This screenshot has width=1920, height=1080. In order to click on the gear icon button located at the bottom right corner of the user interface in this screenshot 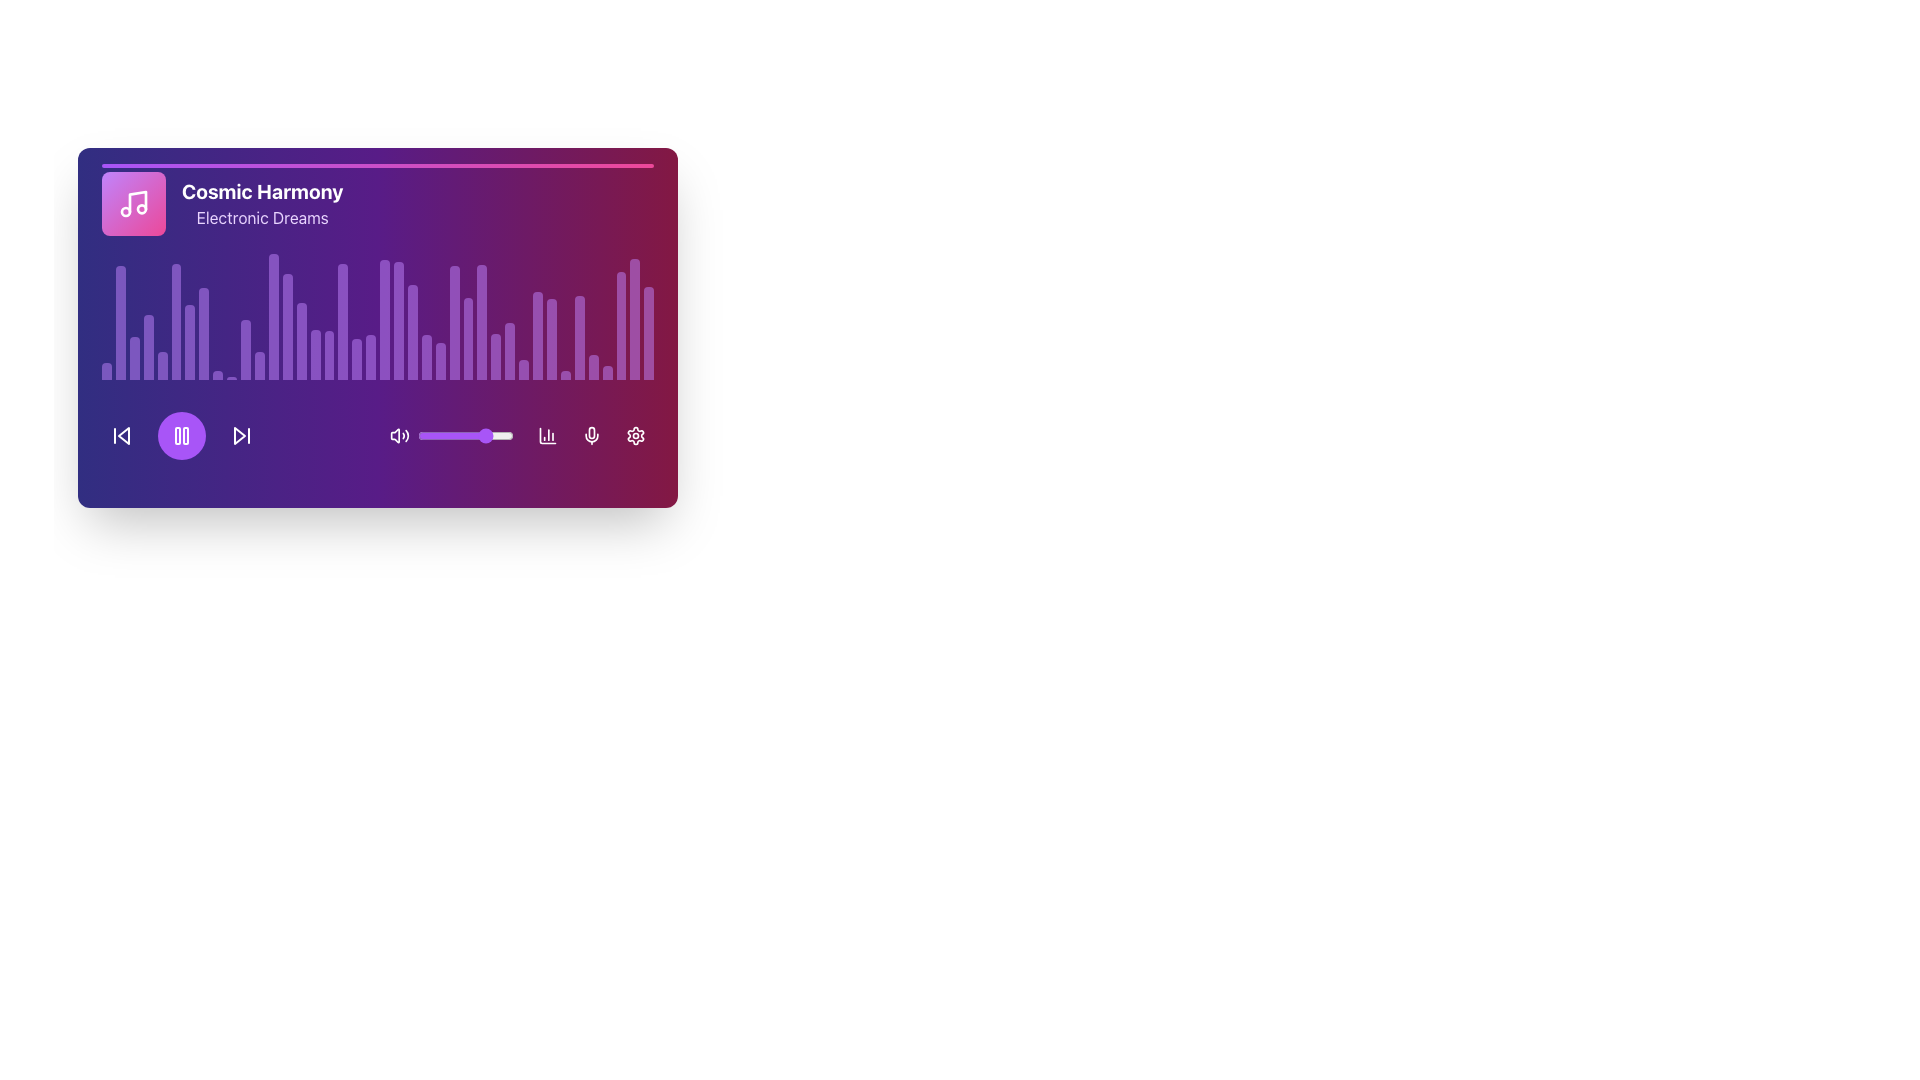, I will do `click(634, 434)`.